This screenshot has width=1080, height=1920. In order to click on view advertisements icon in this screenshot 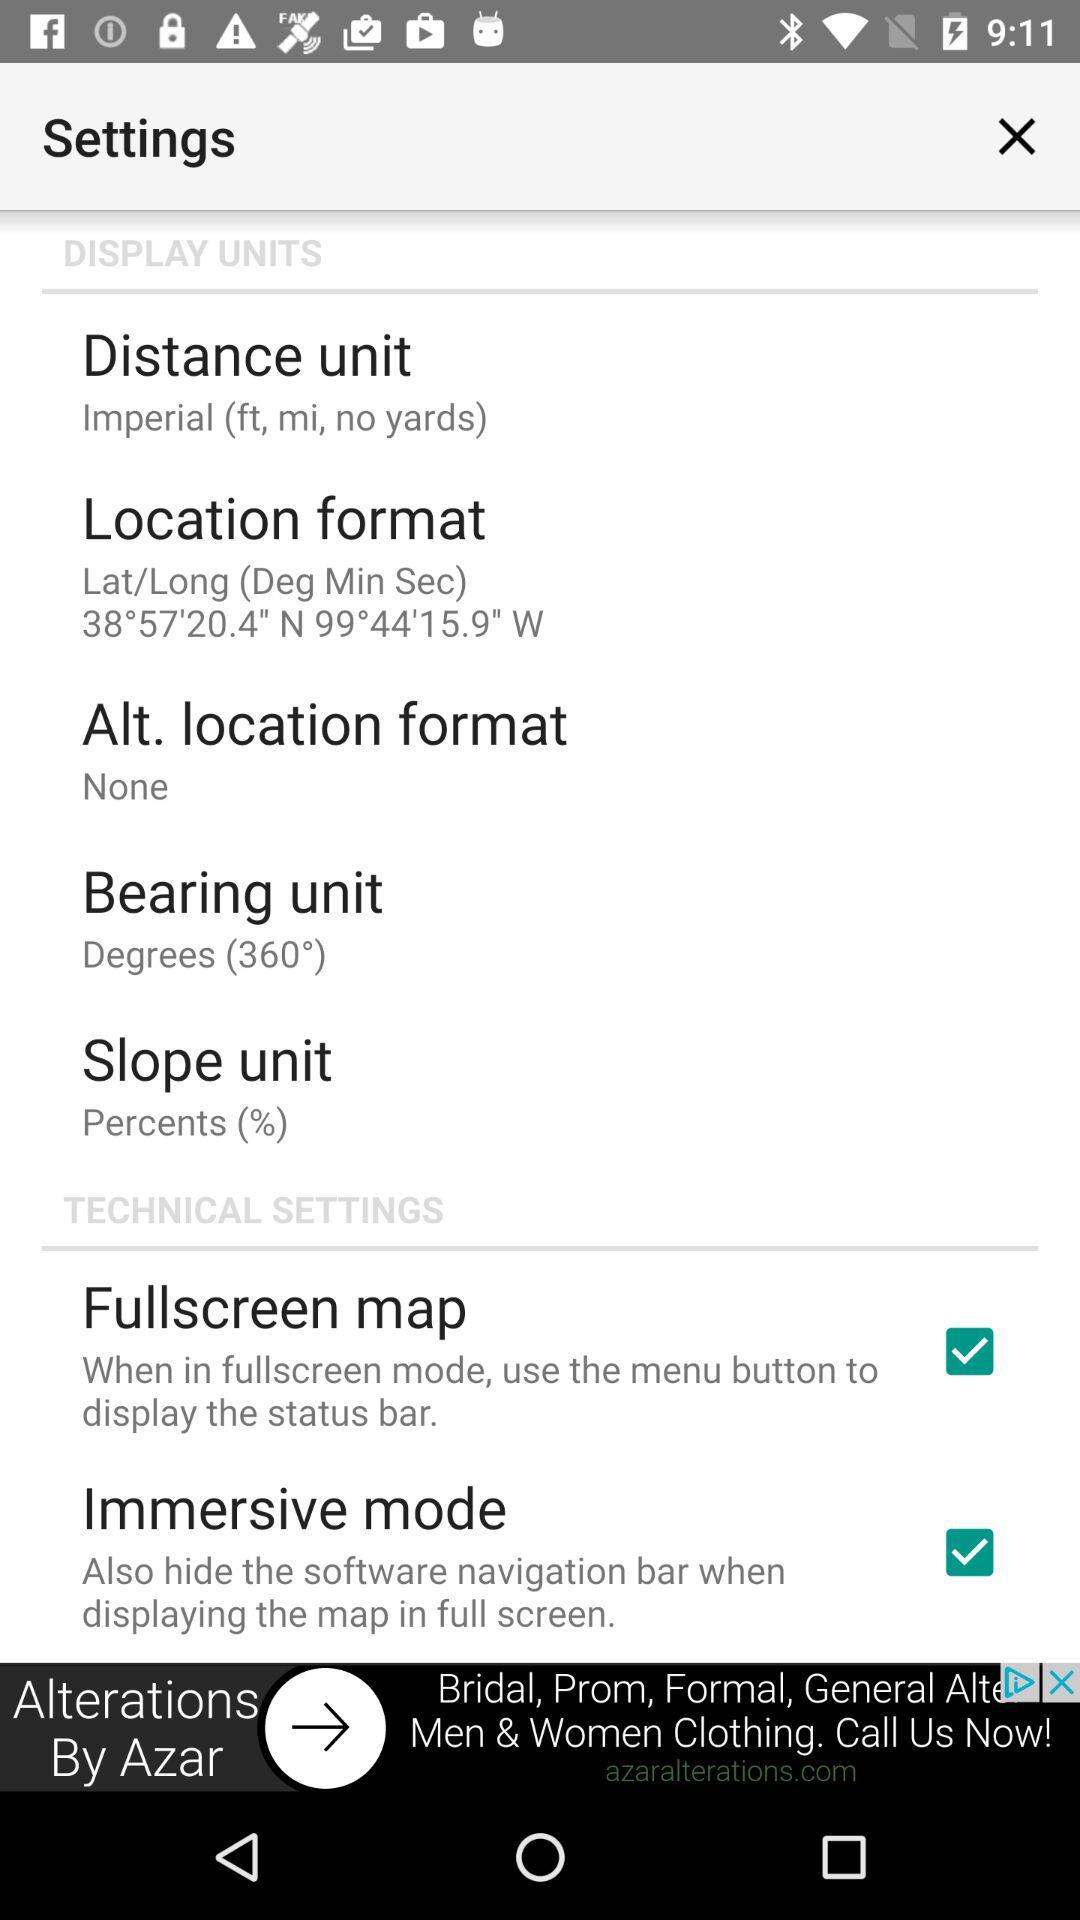, I will do `click(540, 1727)`.